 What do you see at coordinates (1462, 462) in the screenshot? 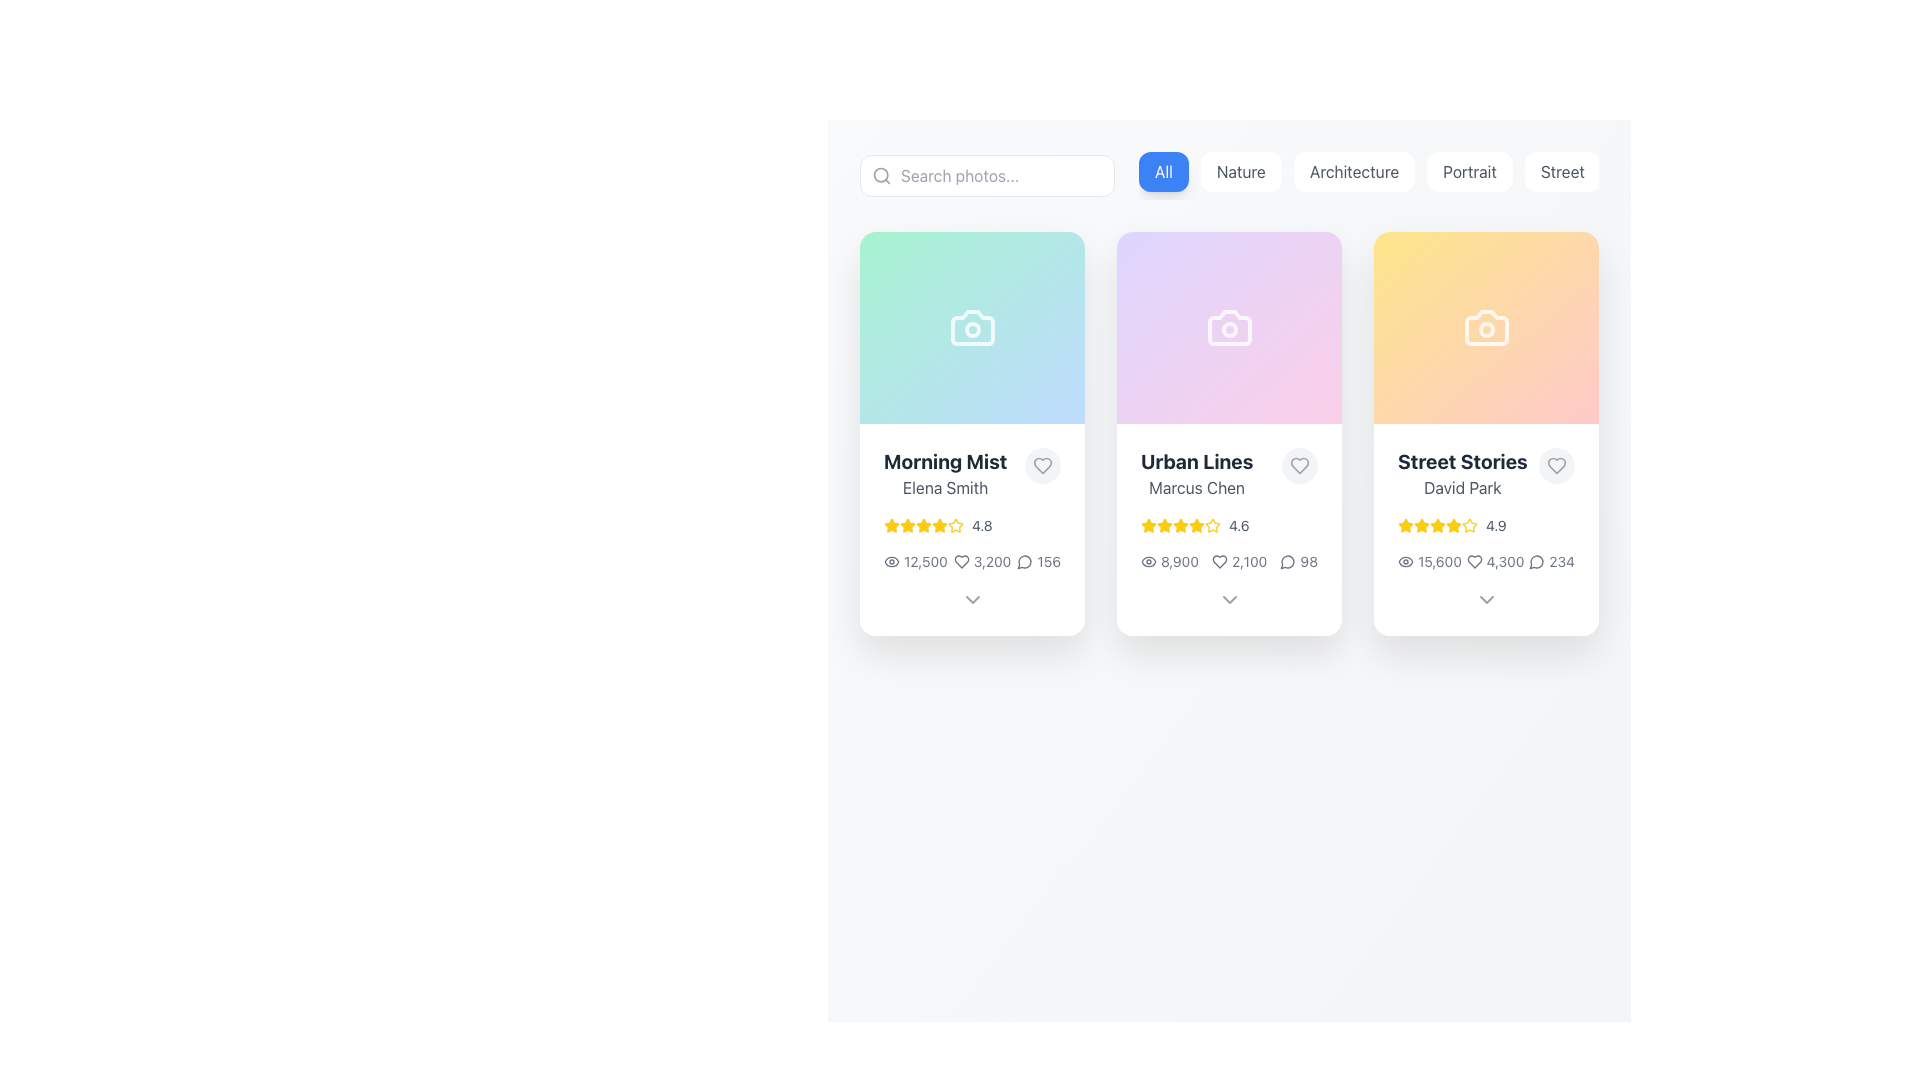
I see `the 'Street Stories' text label, which is the title of the card associated with the photo collection, positioned in the top area of the rightmost card in a list of three cards under the 'Street' category` at bounding box center [1462, 462].